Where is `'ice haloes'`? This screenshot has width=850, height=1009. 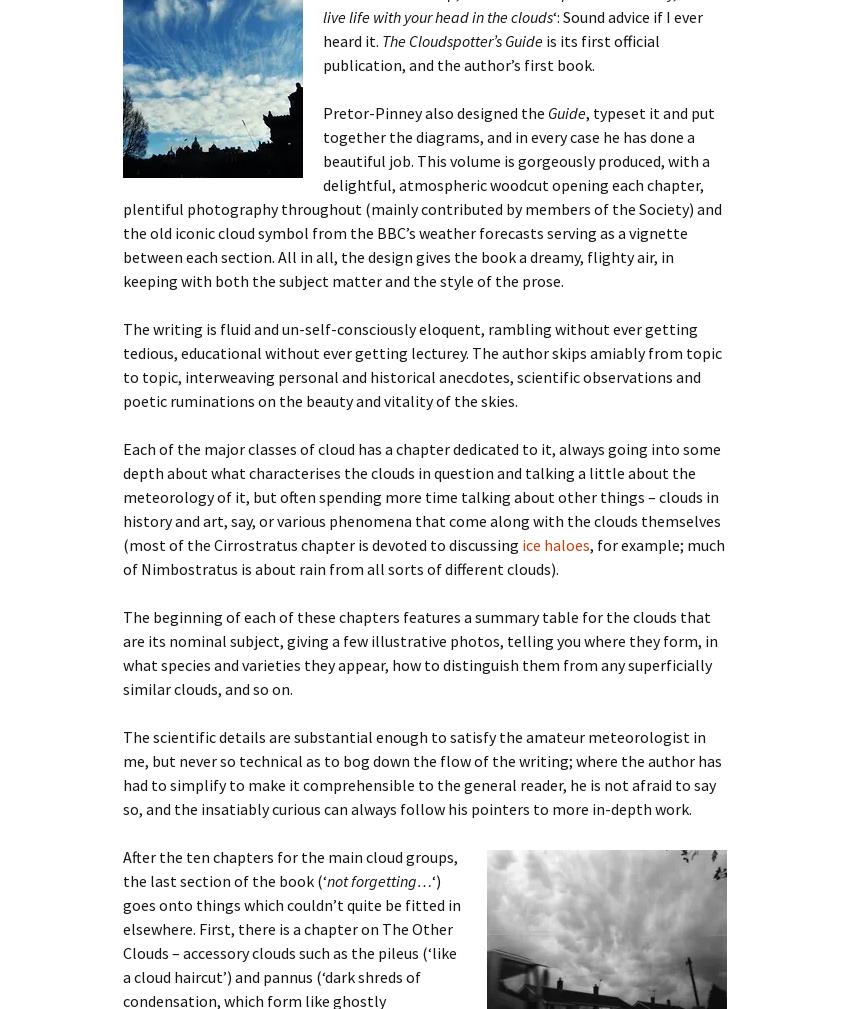
'ice haloes' is located at coordinates (555, 544).